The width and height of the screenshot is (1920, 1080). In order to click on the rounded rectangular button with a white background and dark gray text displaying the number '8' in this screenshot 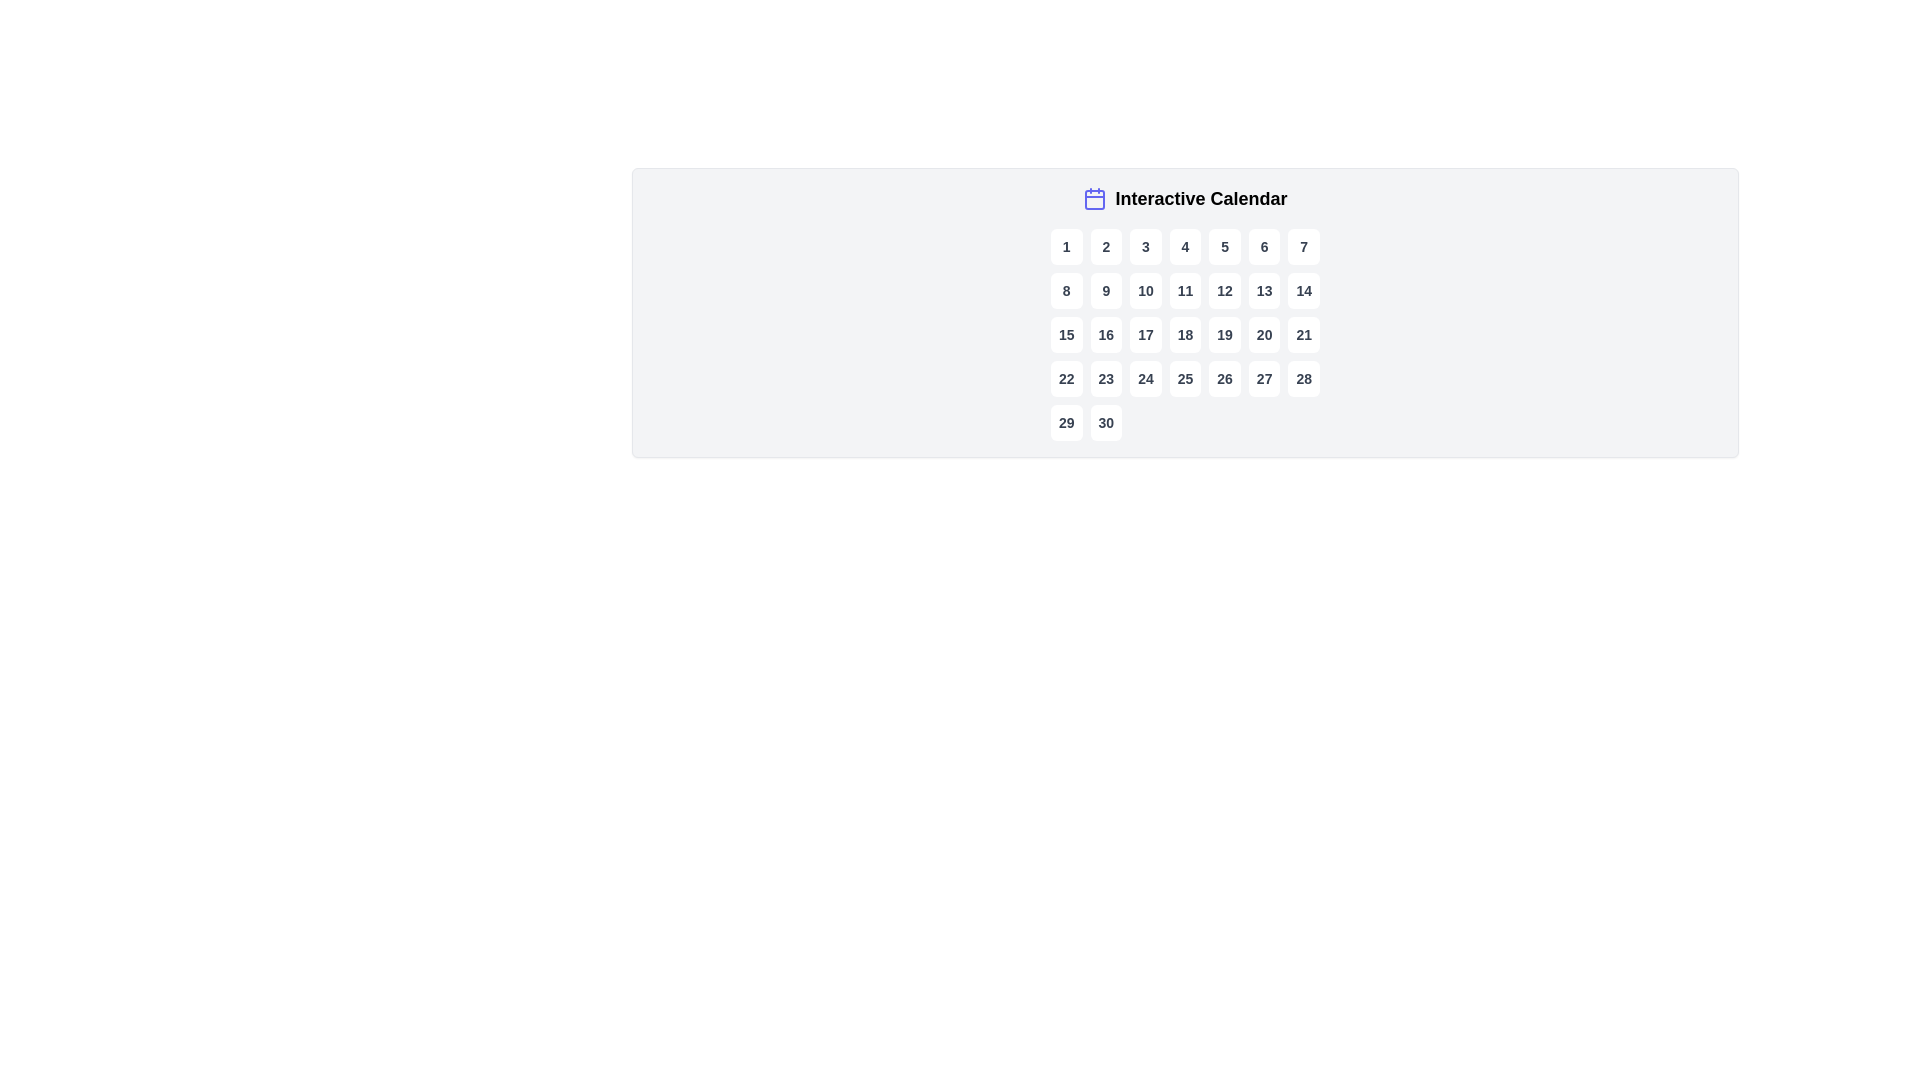, I will do `click(1065, 290)`.